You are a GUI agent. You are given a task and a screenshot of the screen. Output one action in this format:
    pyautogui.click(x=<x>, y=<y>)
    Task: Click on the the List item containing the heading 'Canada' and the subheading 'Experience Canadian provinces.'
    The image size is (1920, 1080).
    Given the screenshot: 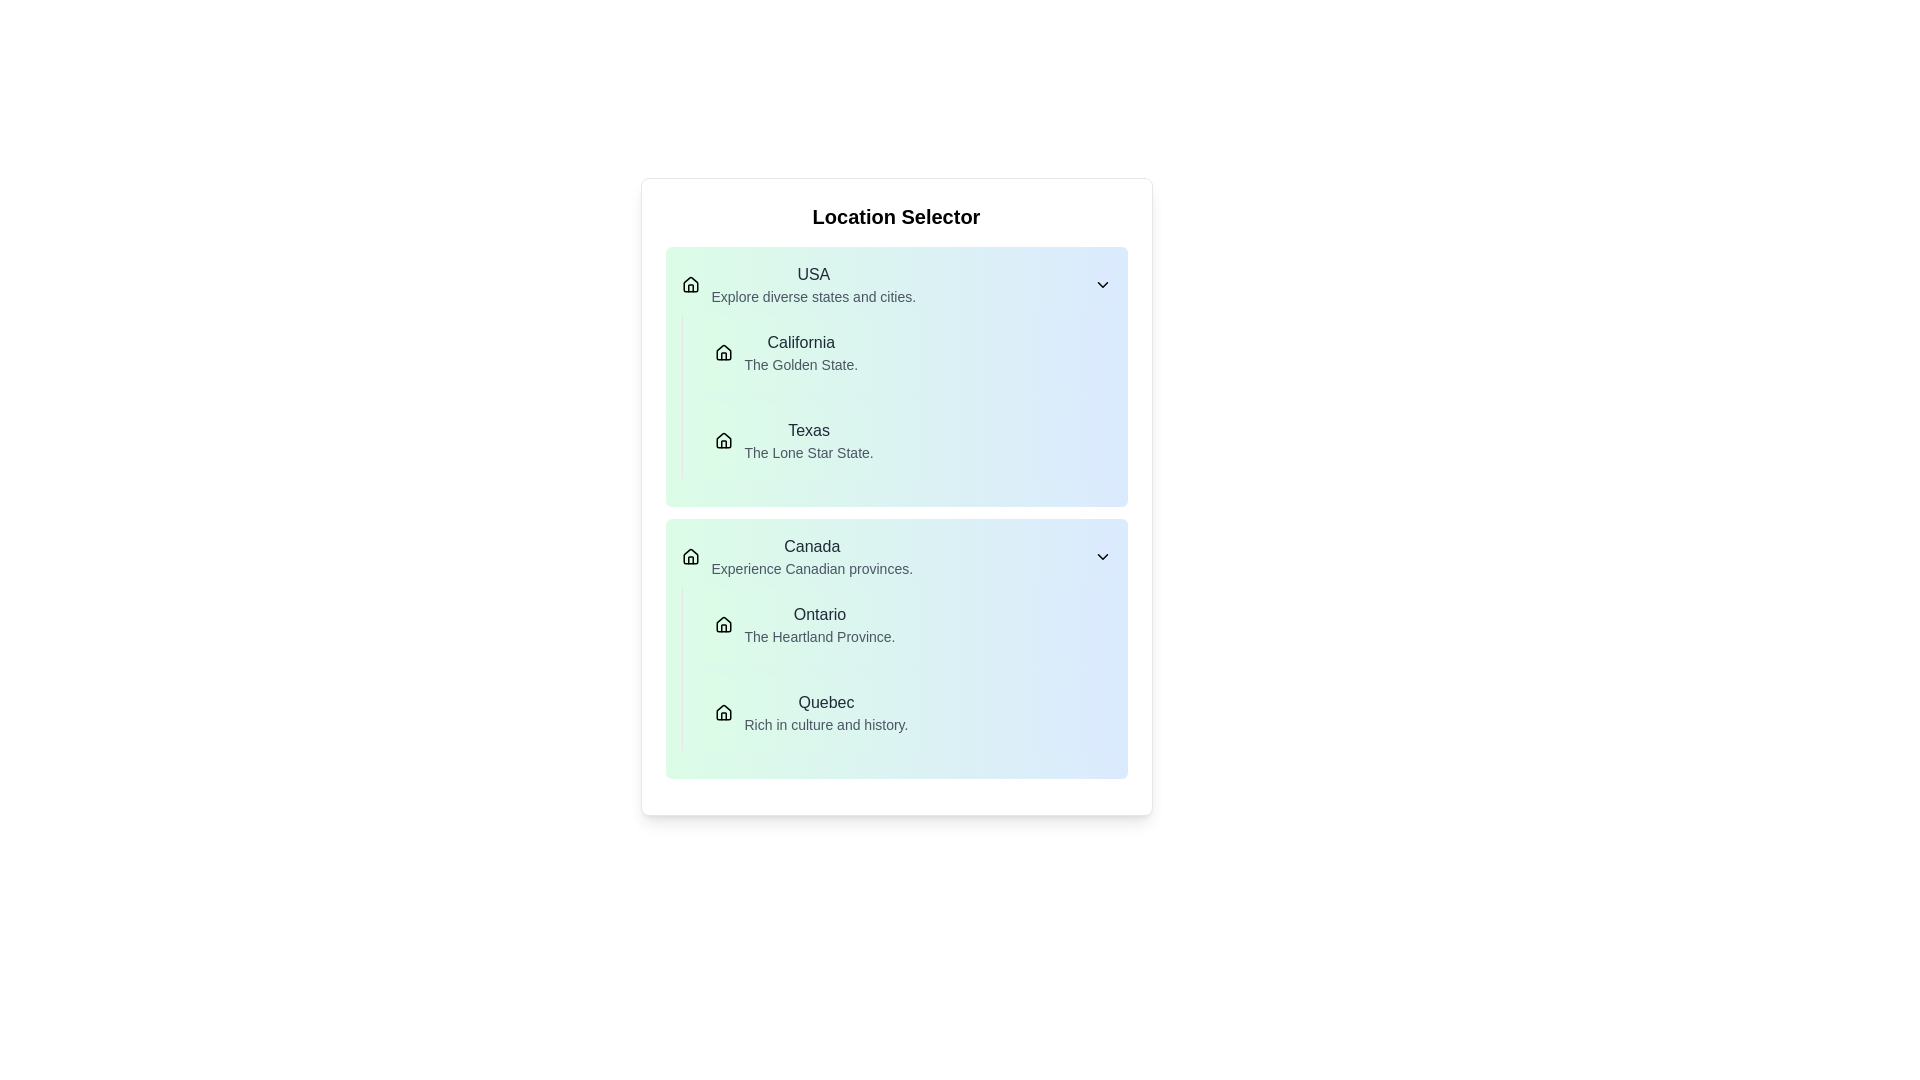 What is the action you would take?
    pyautogui.click(x=895, y=556)
    